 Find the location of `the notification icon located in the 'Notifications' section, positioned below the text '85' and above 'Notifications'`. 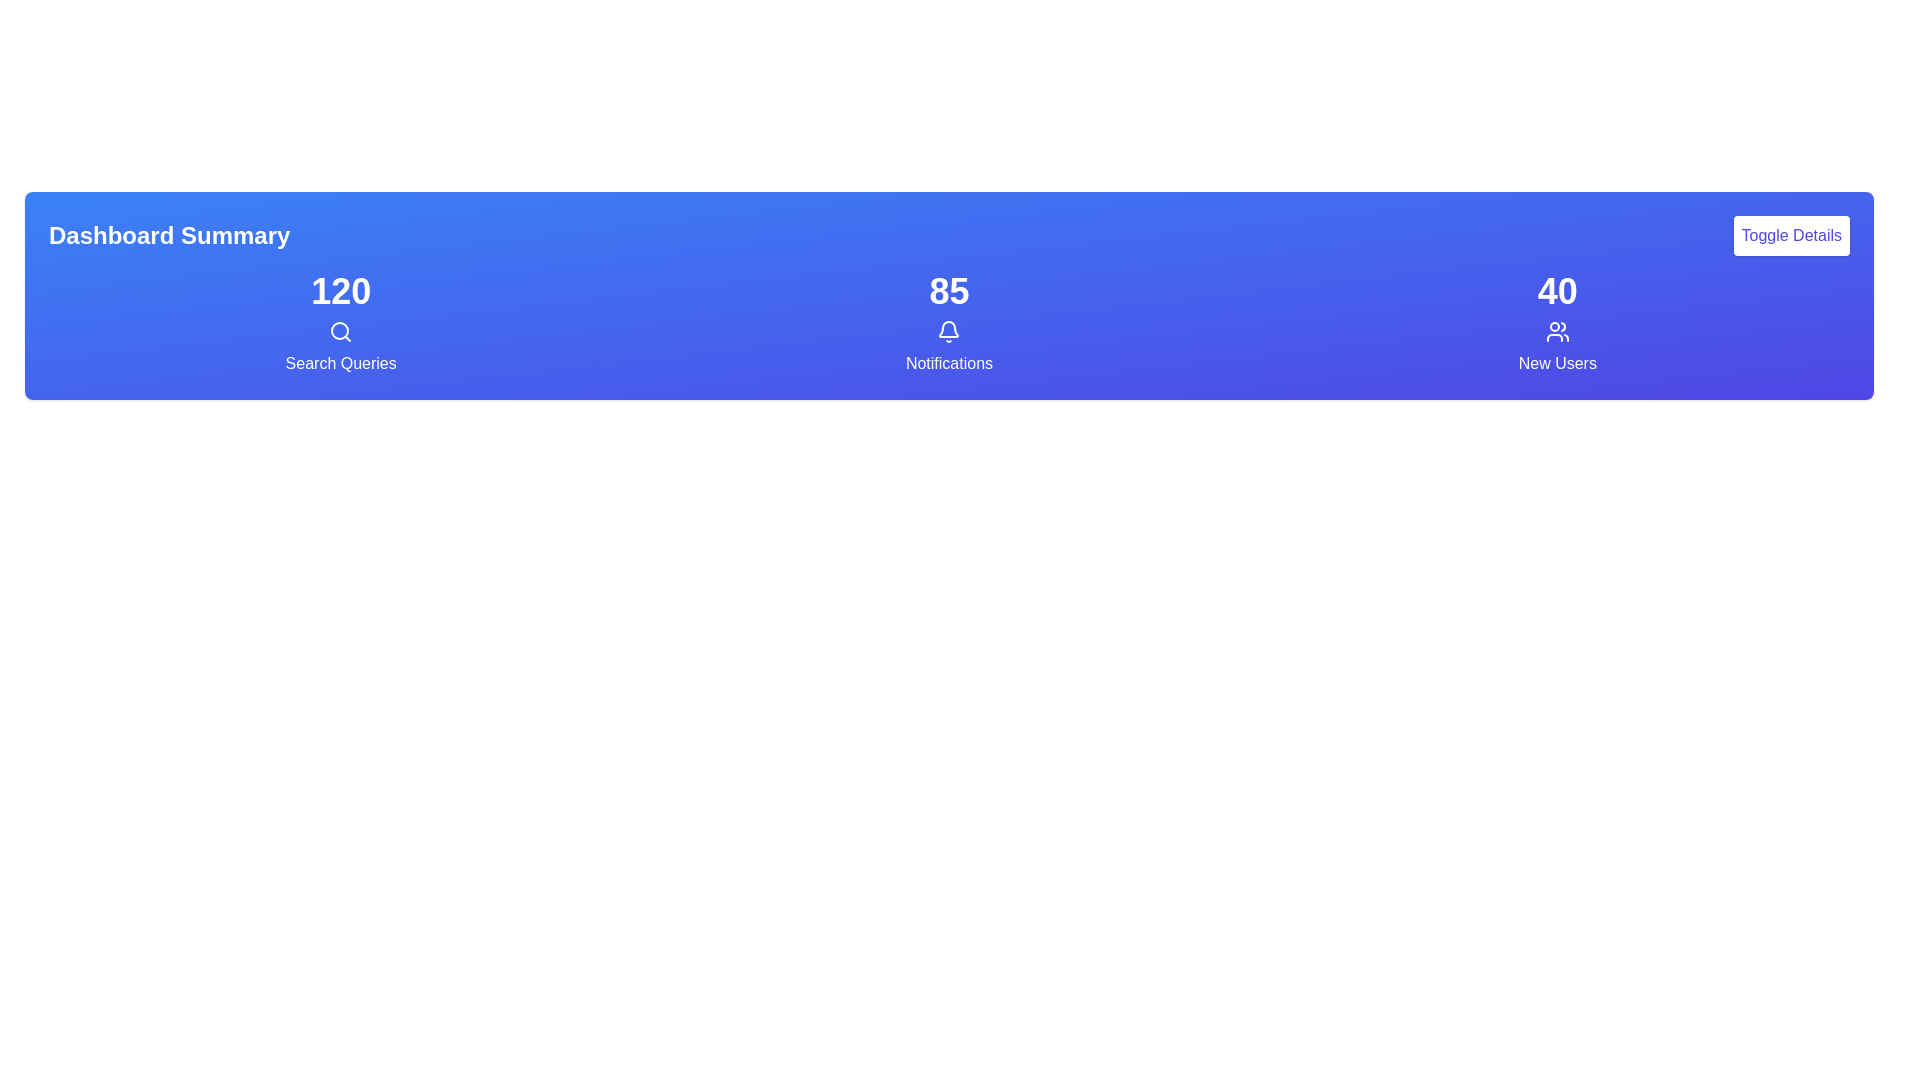

the notification icon located in the 'Notifications' section, positioned below the text '85' and above 'Notifications' is located at coordinates (948, 330).